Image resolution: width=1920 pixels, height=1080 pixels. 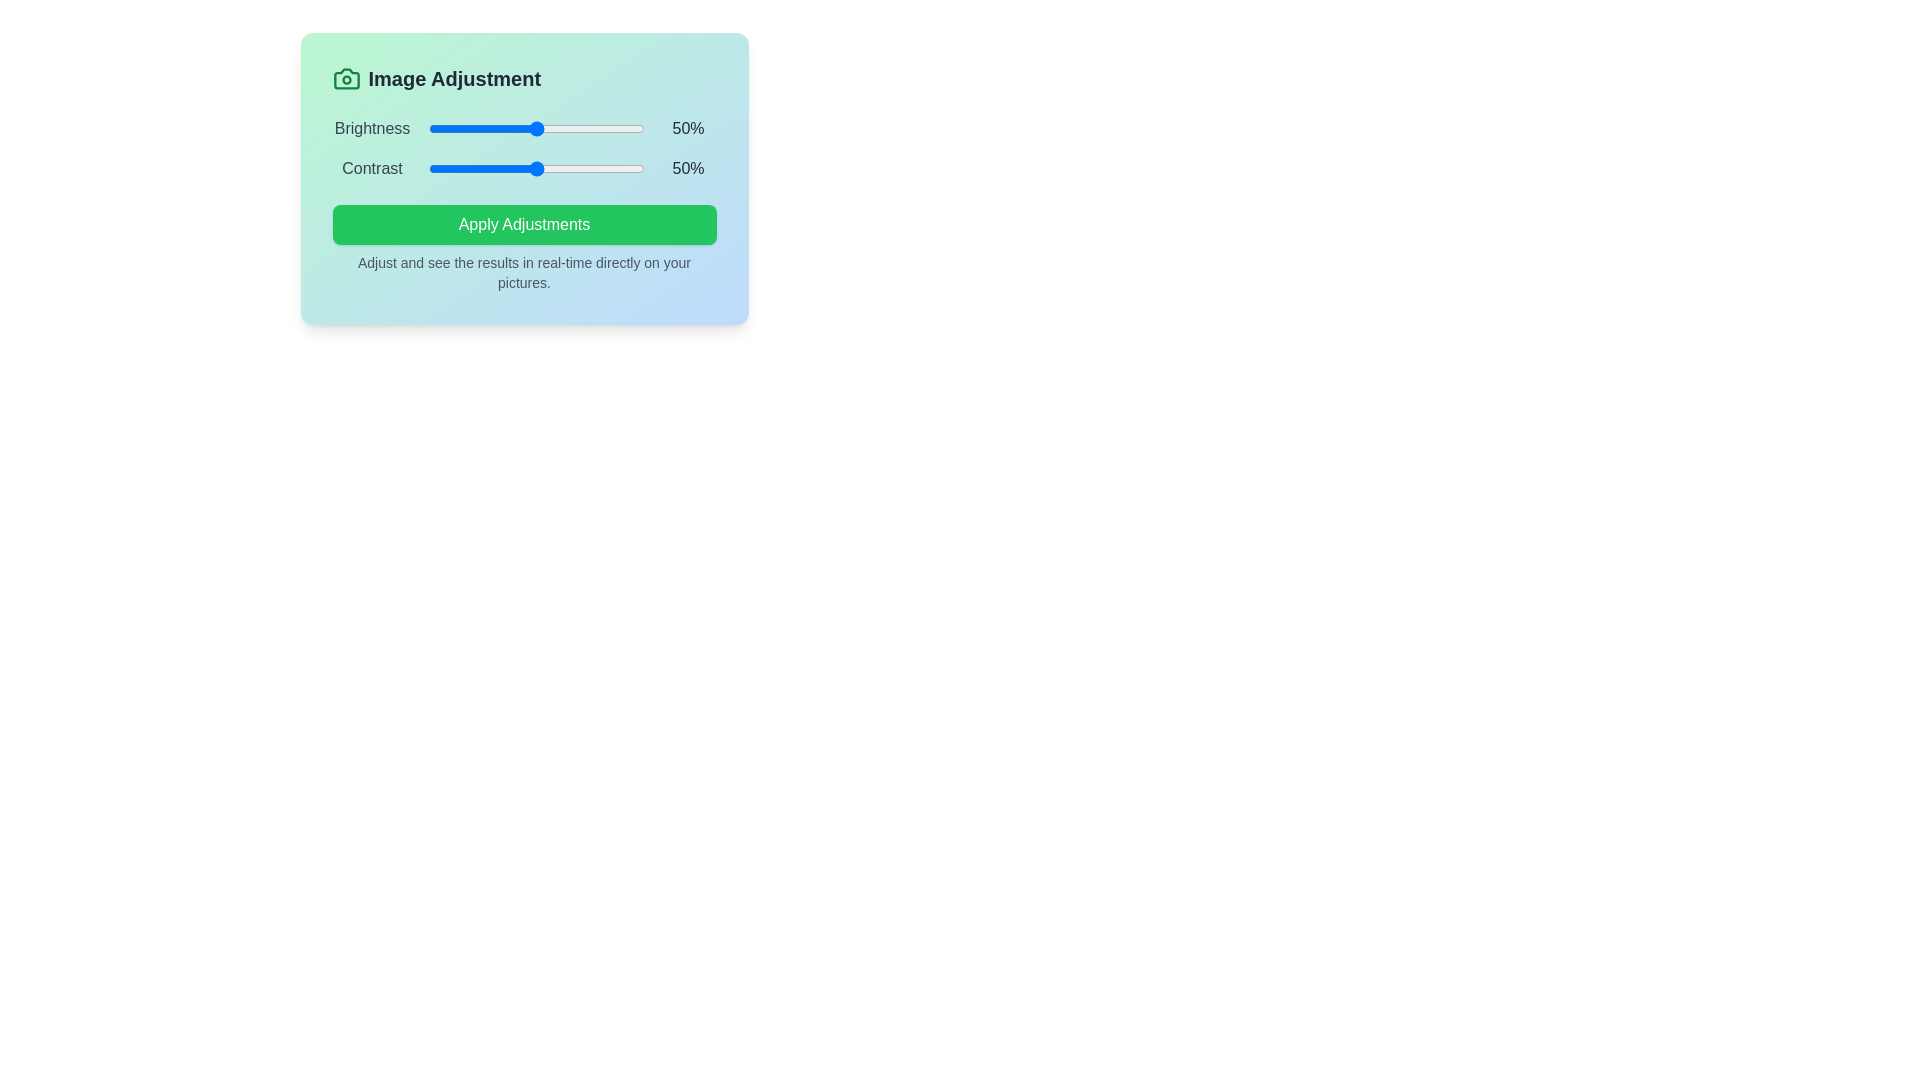 I want to click on the brightness slider to 4%, so click(x=436, y=128).